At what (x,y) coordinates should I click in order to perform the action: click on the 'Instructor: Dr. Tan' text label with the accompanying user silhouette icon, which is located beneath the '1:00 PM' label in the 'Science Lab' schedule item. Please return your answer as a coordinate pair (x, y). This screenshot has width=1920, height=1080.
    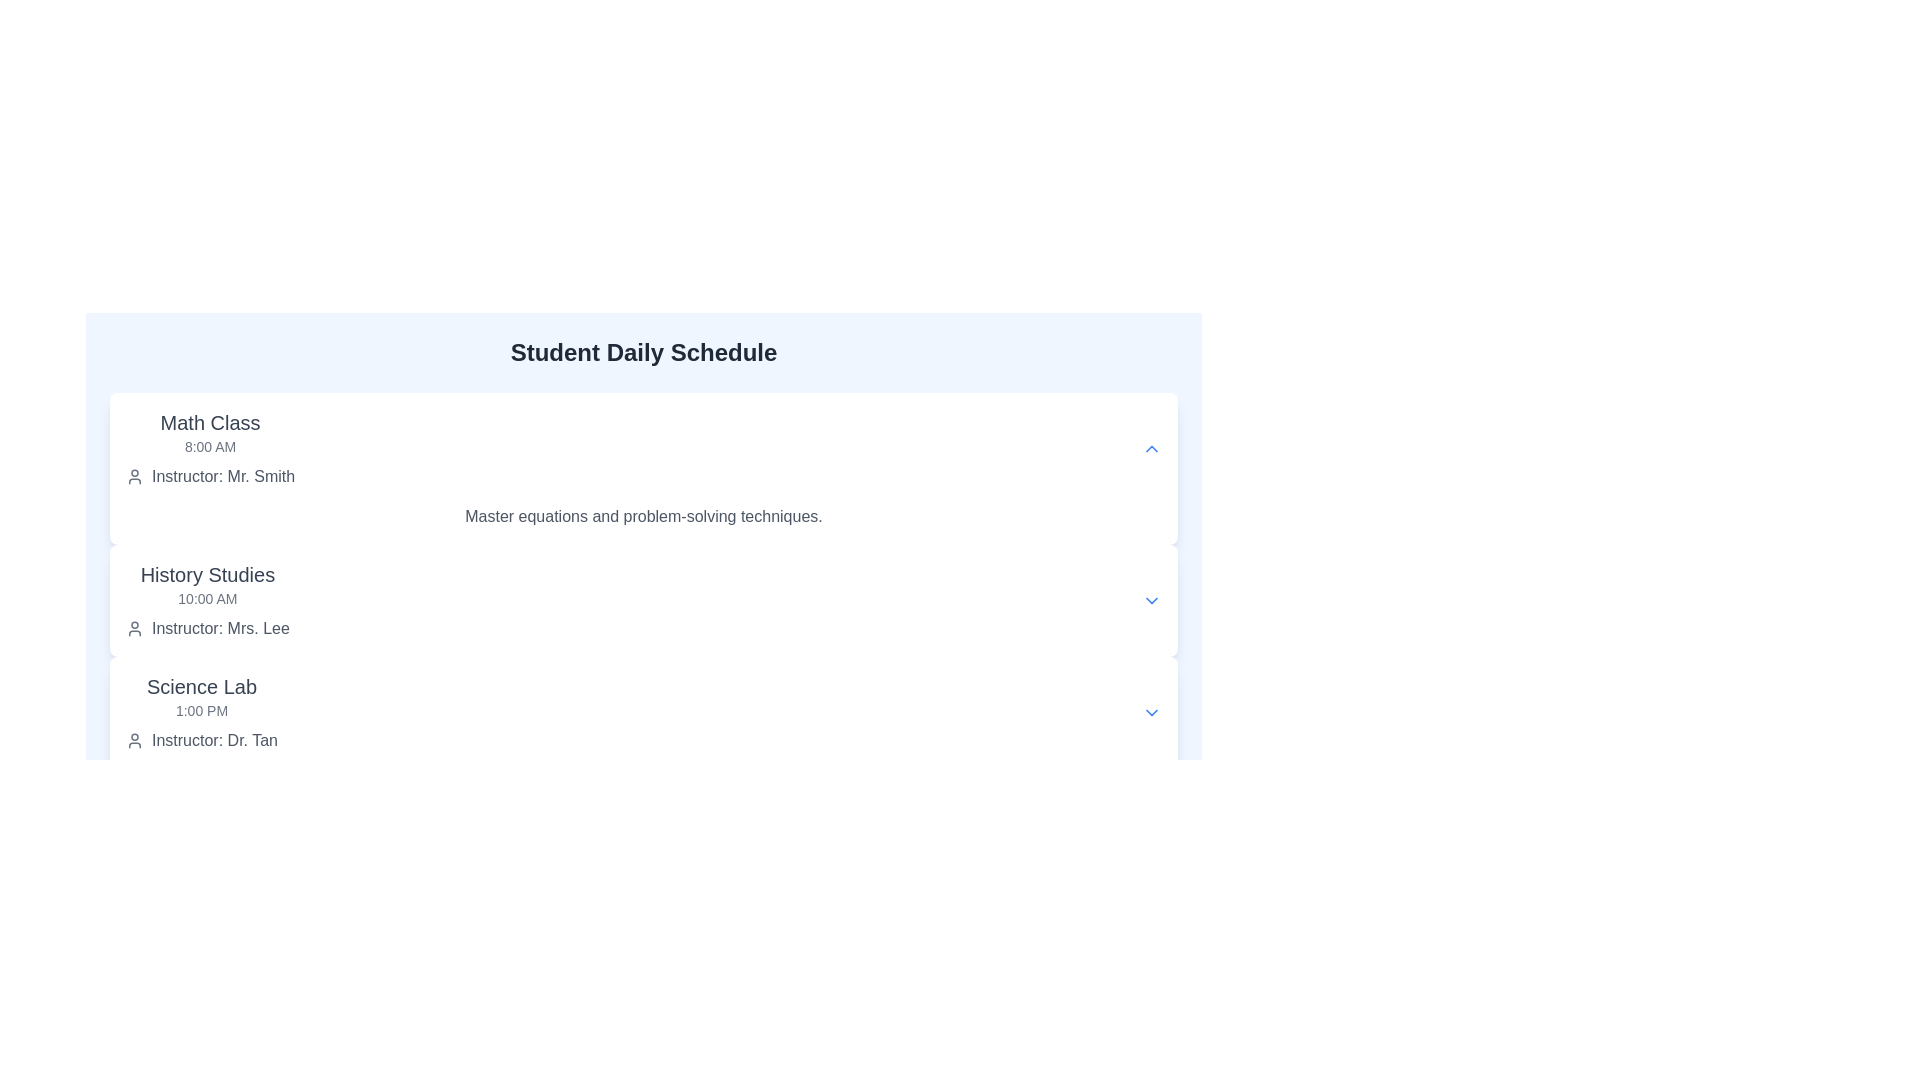
    Looking at the image, I should click on (201, 740).